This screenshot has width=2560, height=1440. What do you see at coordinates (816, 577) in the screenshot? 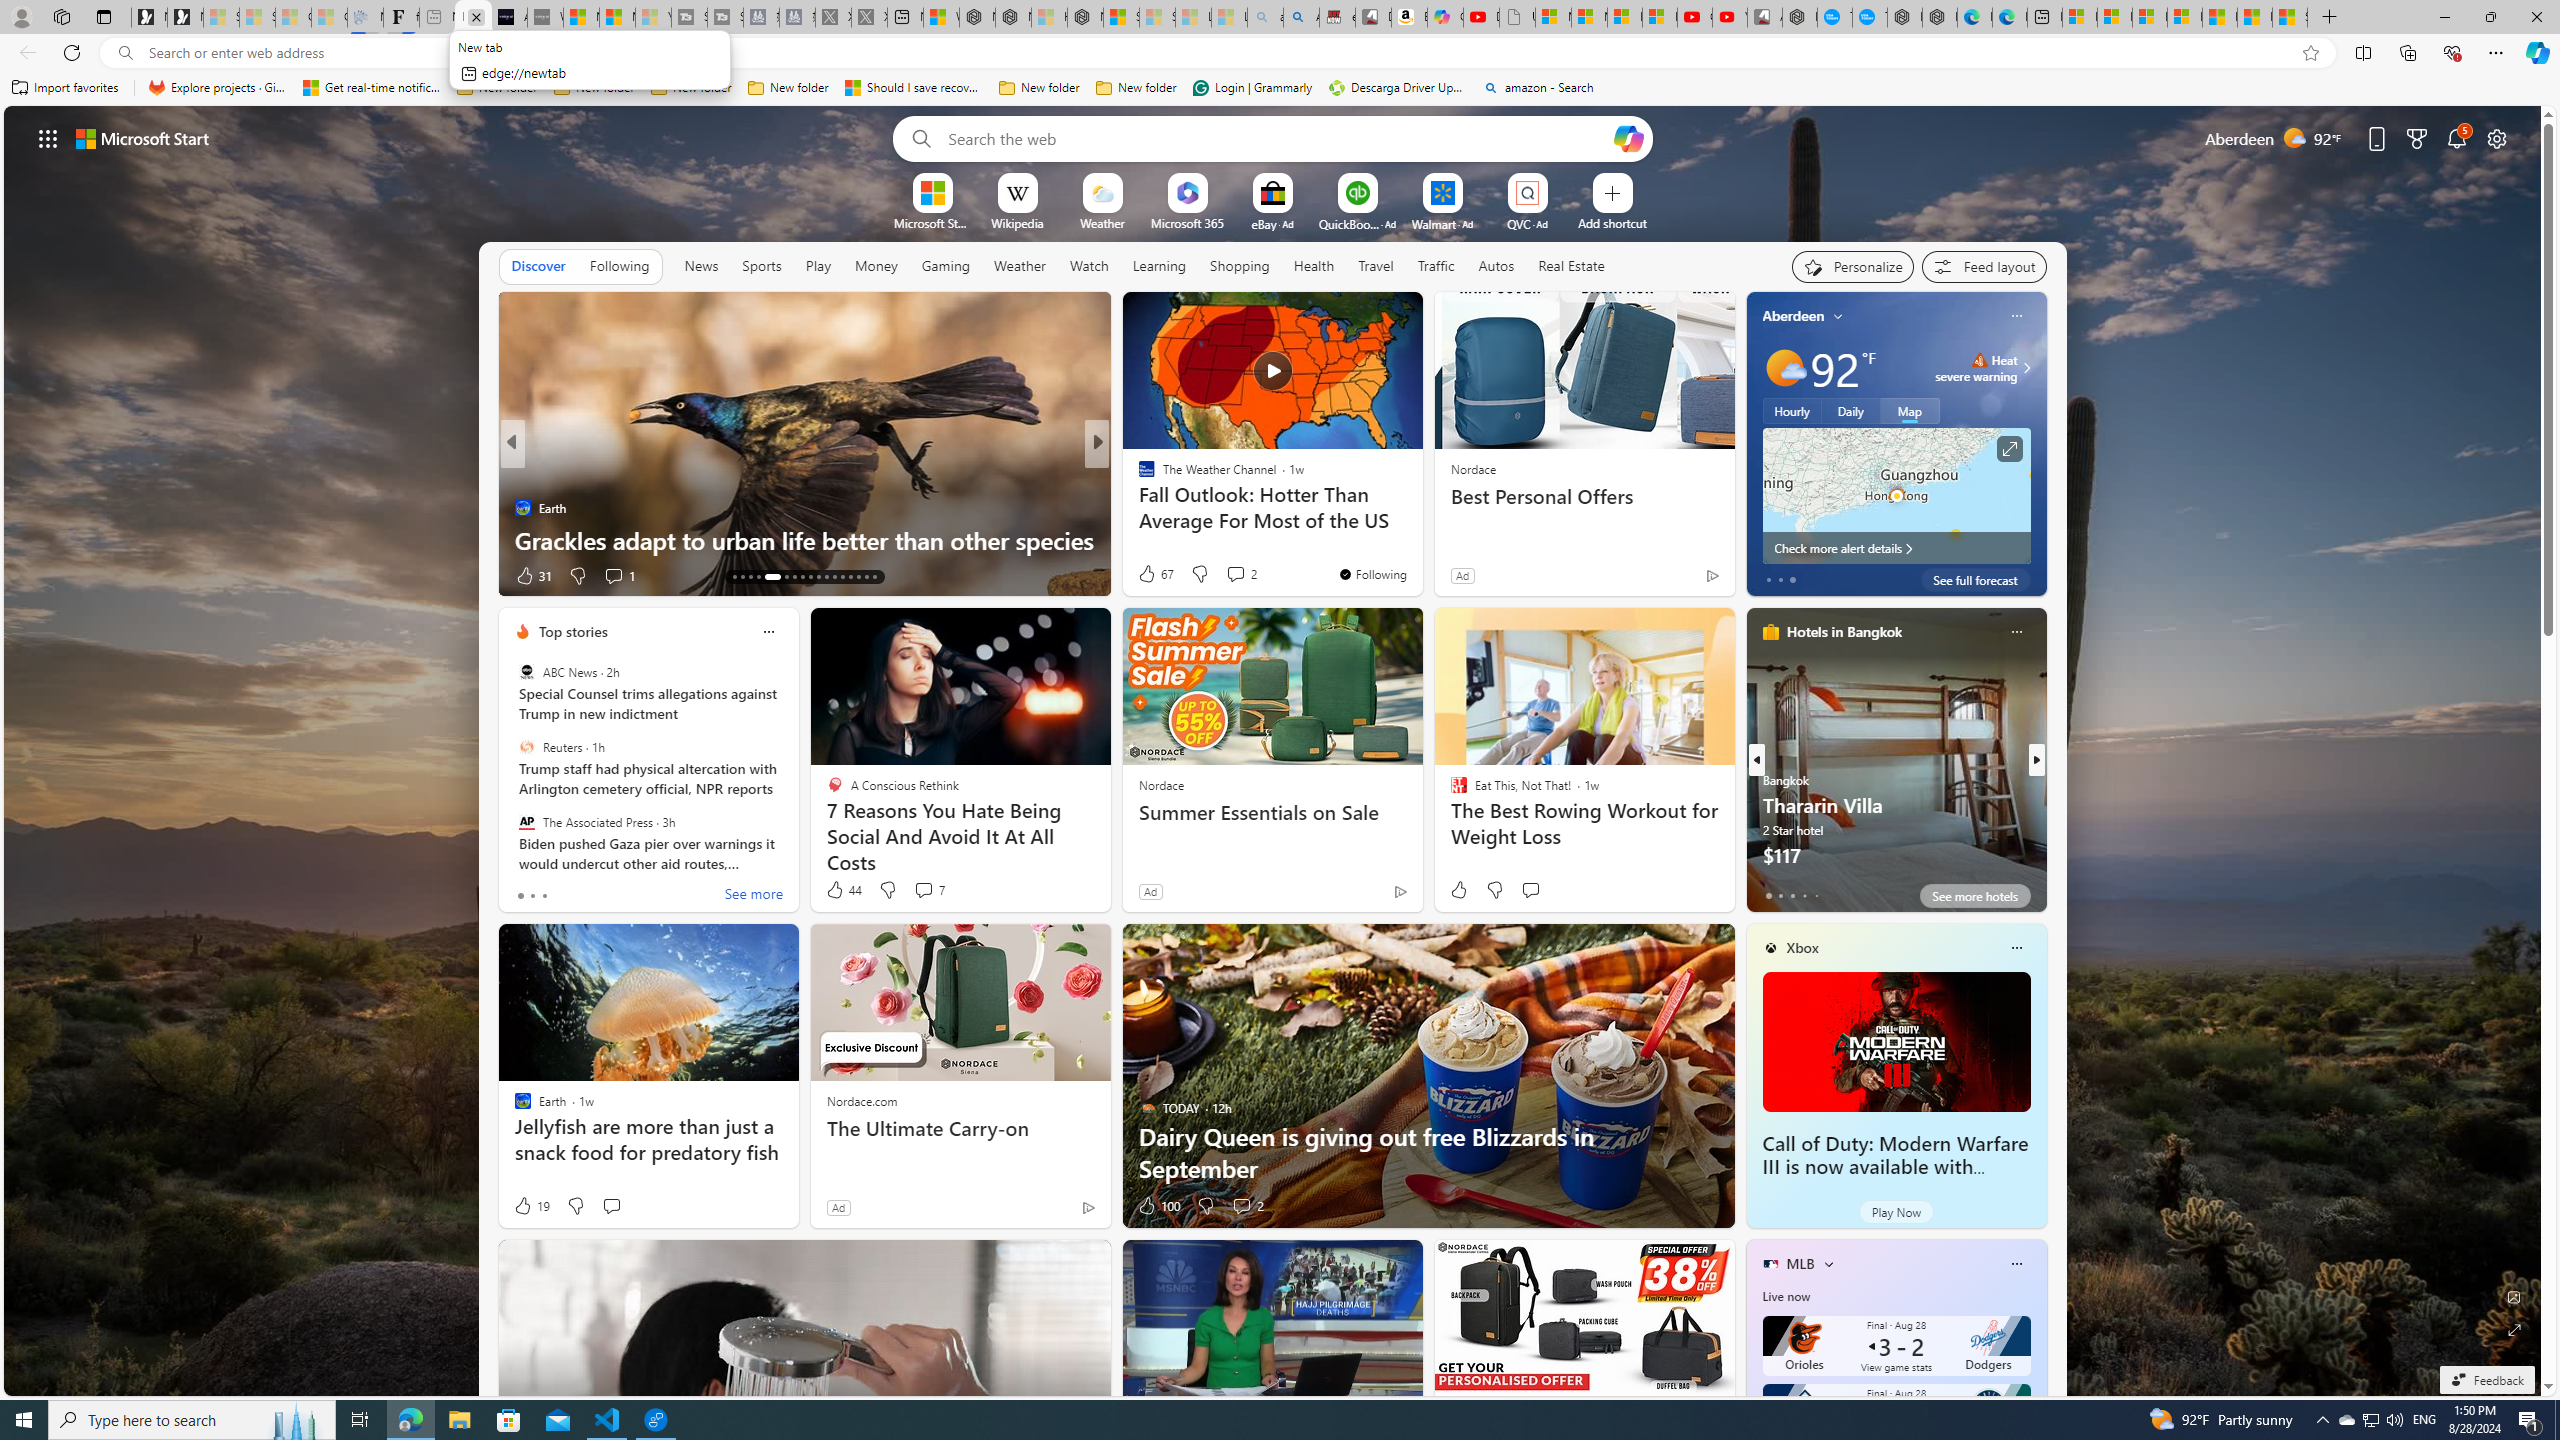
I see `'AutomationID: tab-26'` at bounding box center [816, 577].